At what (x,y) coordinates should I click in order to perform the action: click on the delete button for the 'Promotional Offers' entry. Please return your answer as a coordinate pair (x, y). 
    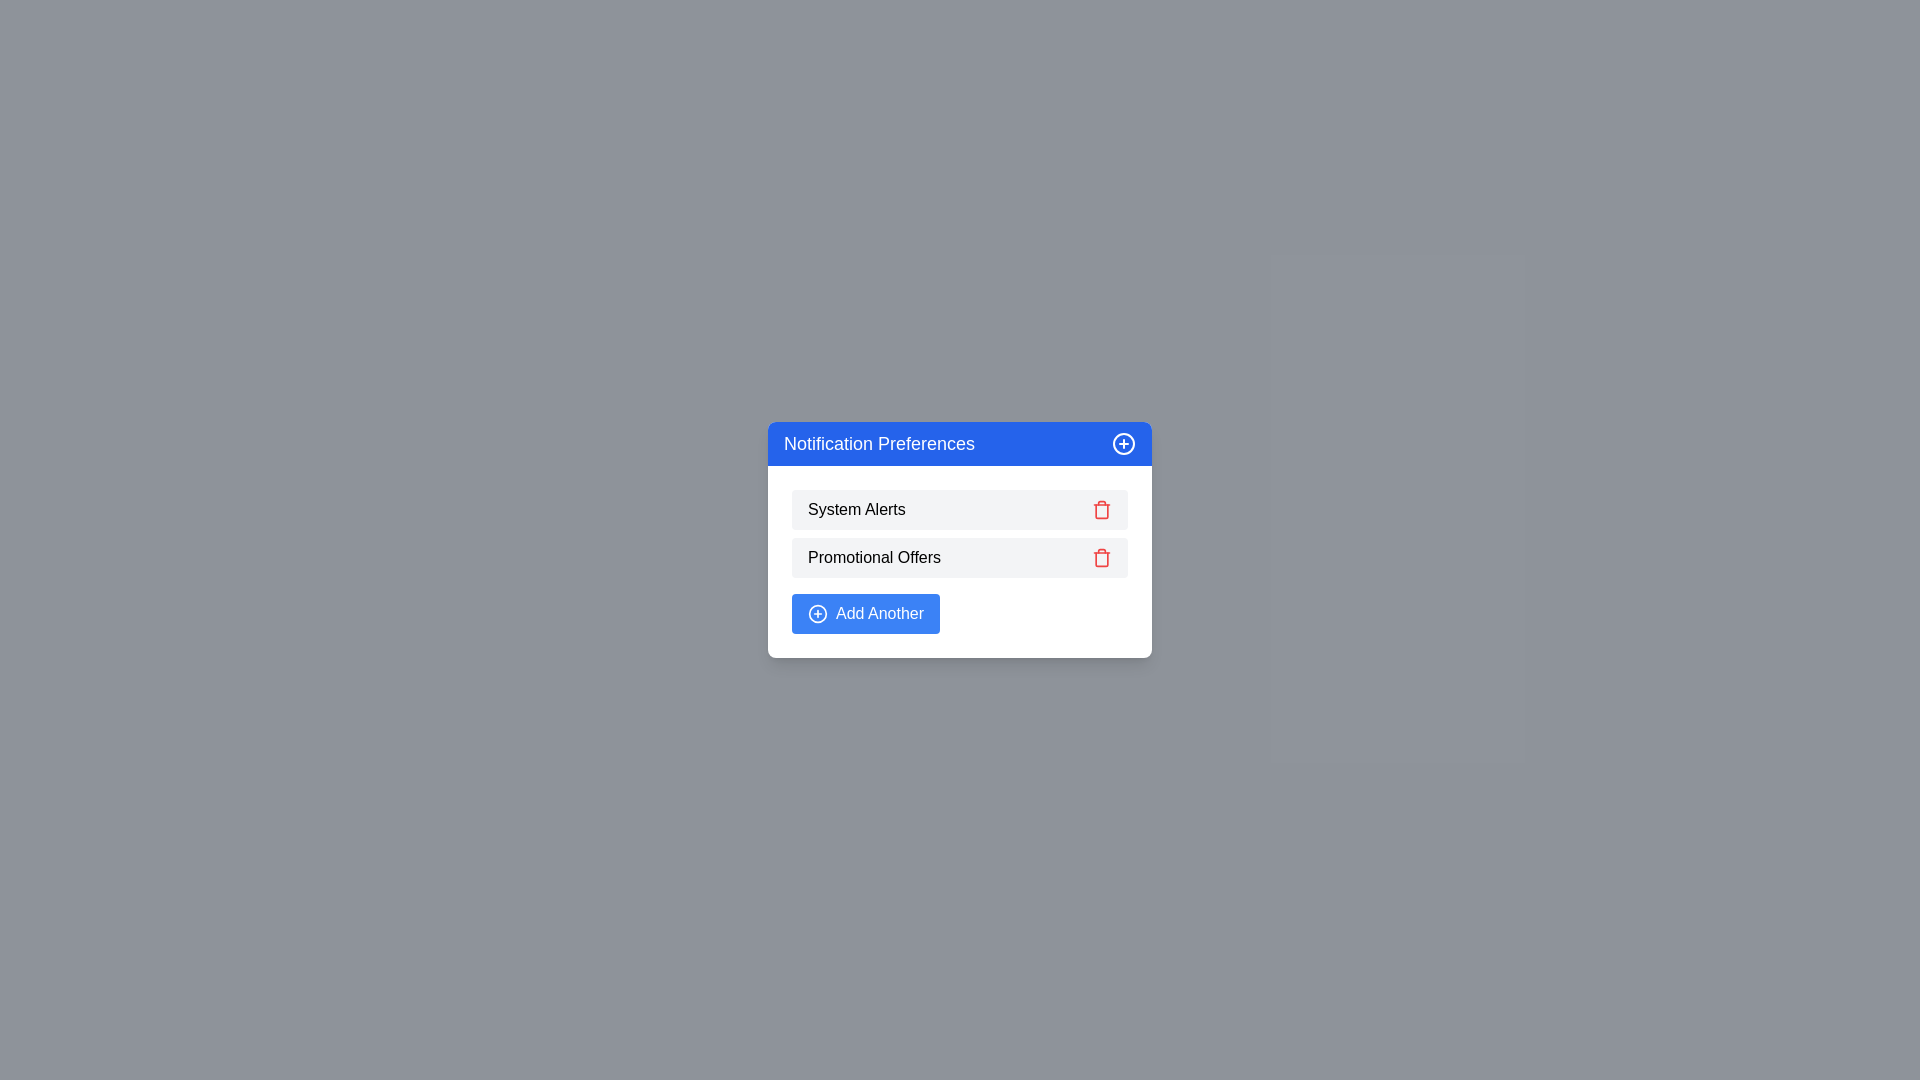
    Looking at the image, I should click on (1101, 558).